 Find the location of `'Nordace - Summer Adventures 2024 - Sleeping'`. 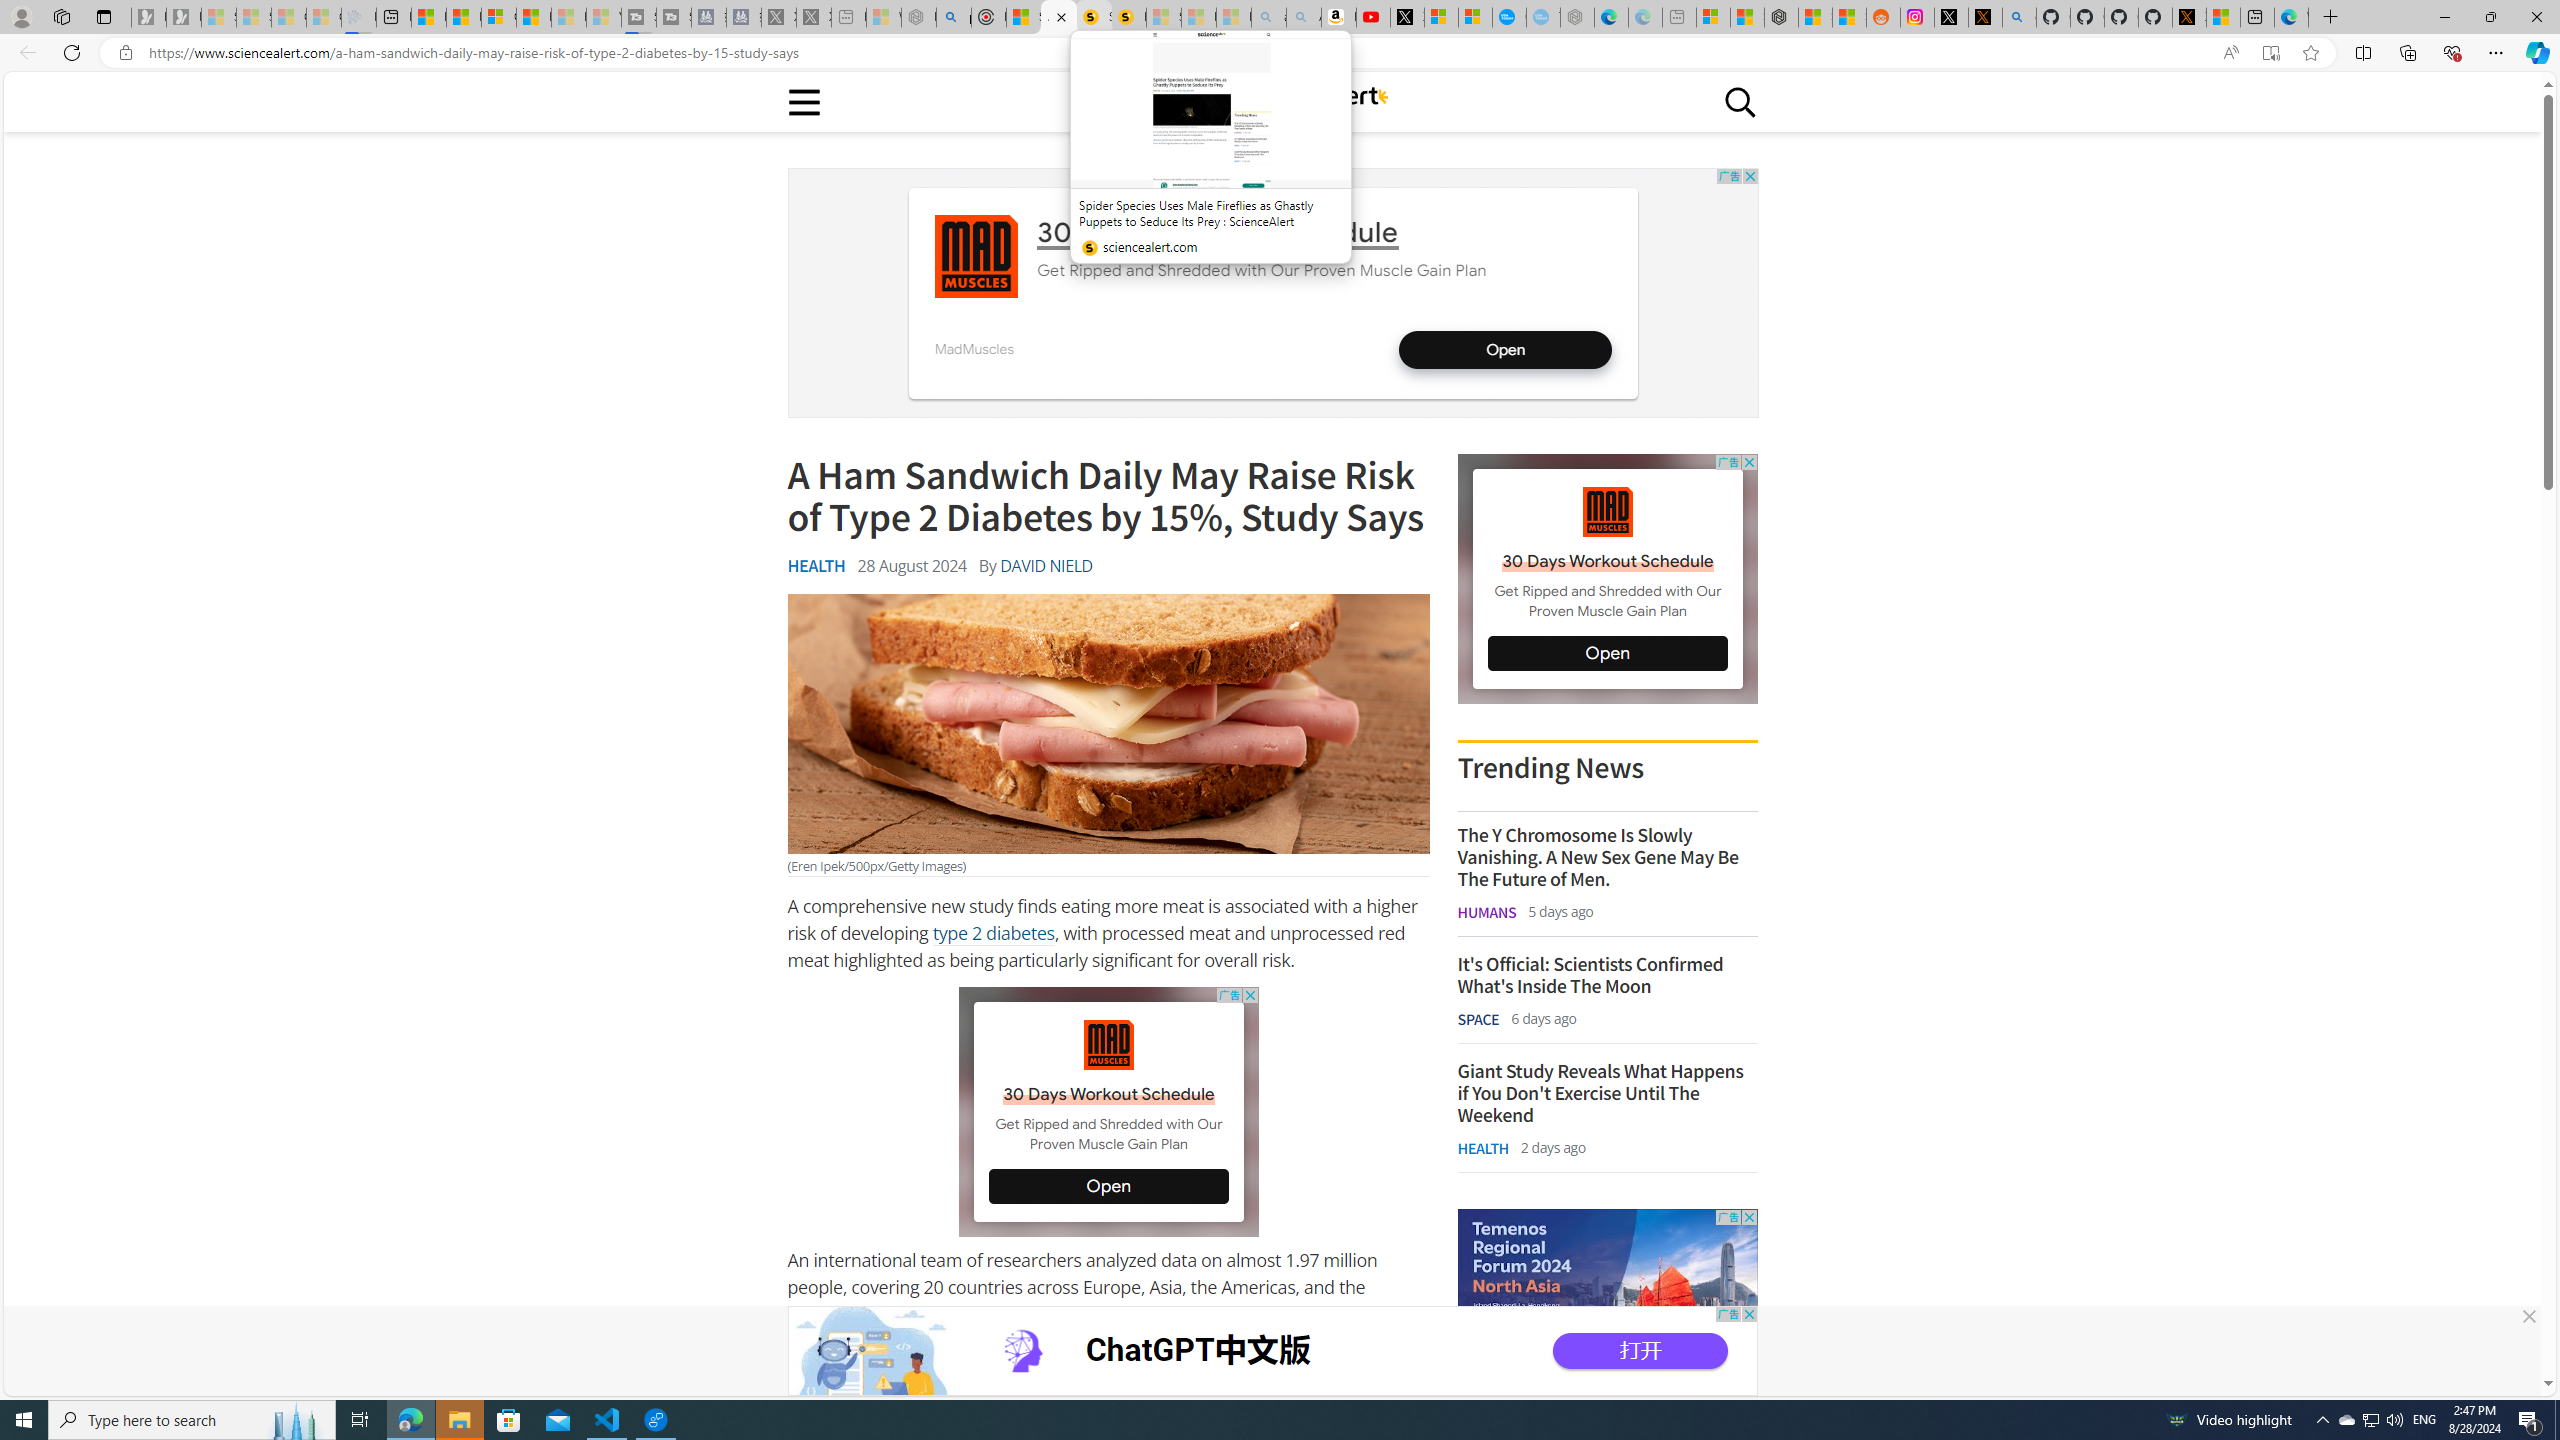

'Nordace - Summer Adventures 2024 - Sleeping' is located at coordinates (918, 16).